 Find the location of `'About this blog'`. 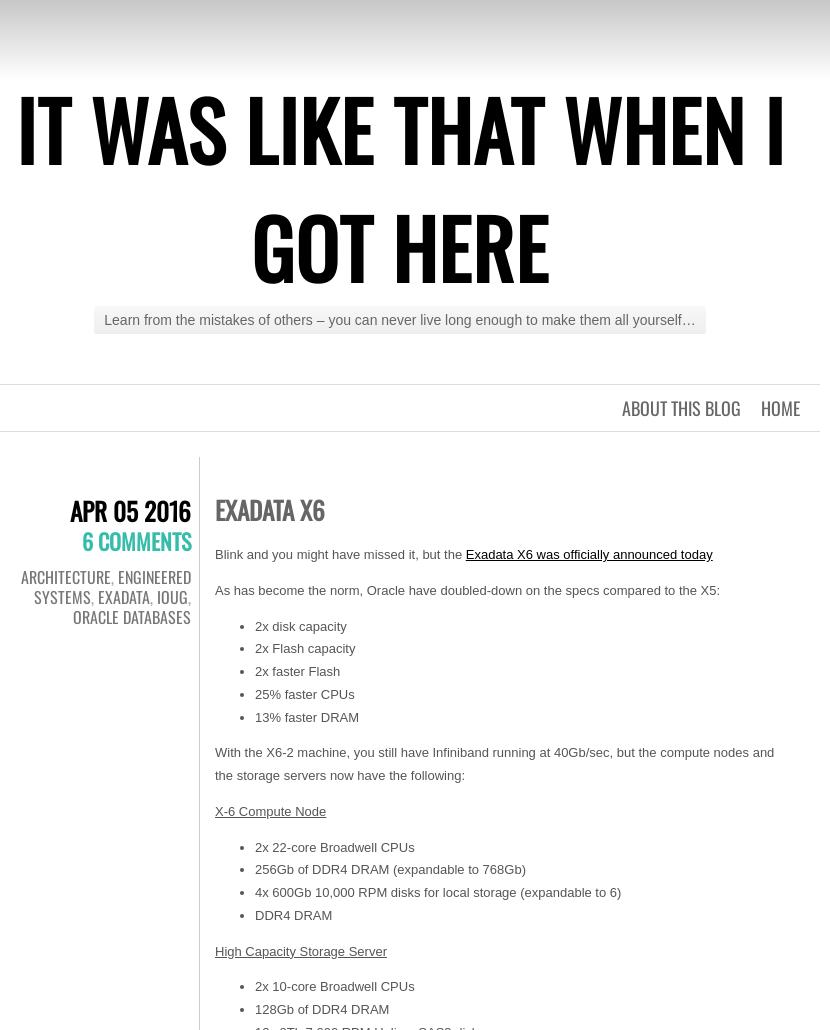

'About this blog' is located at coordinates (681, 407).